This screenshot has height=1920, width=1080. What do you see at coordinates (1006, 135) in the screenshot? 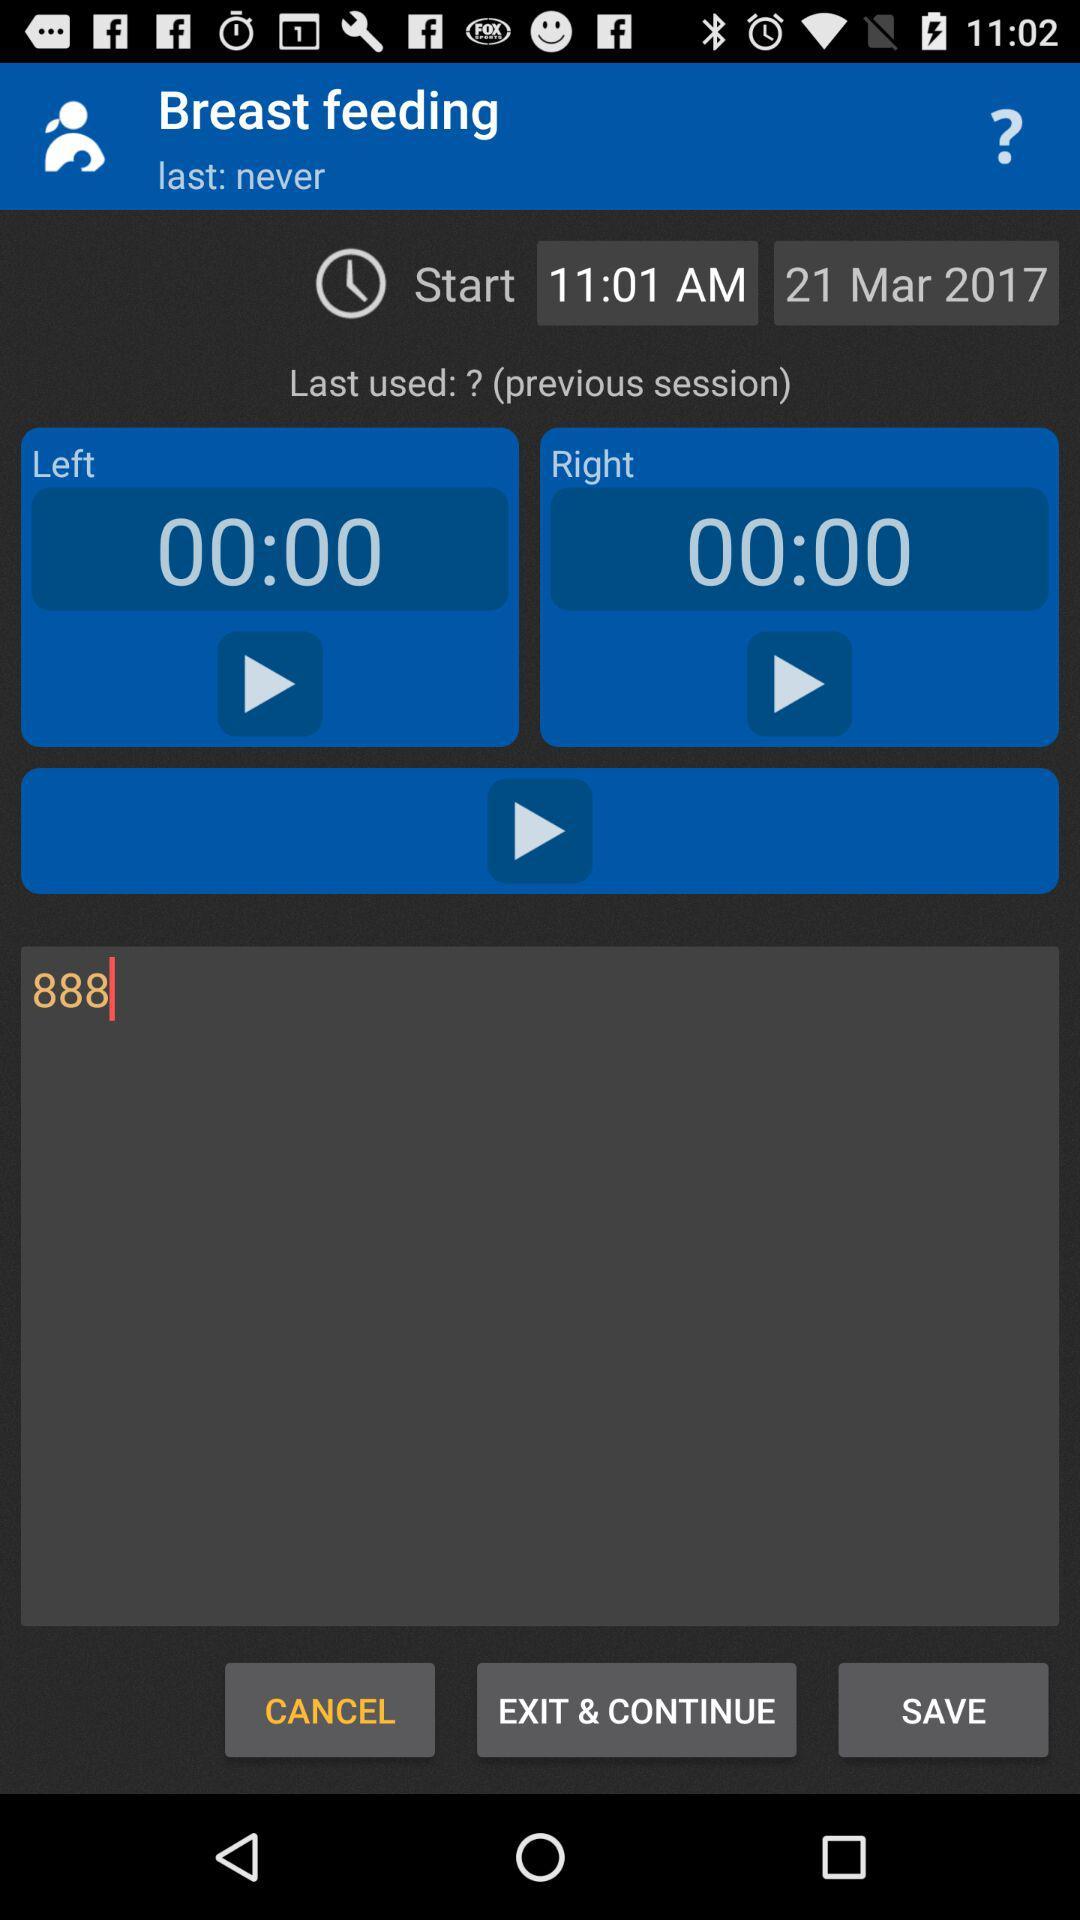
I see `question mark` at bounding box center [1006, 135].